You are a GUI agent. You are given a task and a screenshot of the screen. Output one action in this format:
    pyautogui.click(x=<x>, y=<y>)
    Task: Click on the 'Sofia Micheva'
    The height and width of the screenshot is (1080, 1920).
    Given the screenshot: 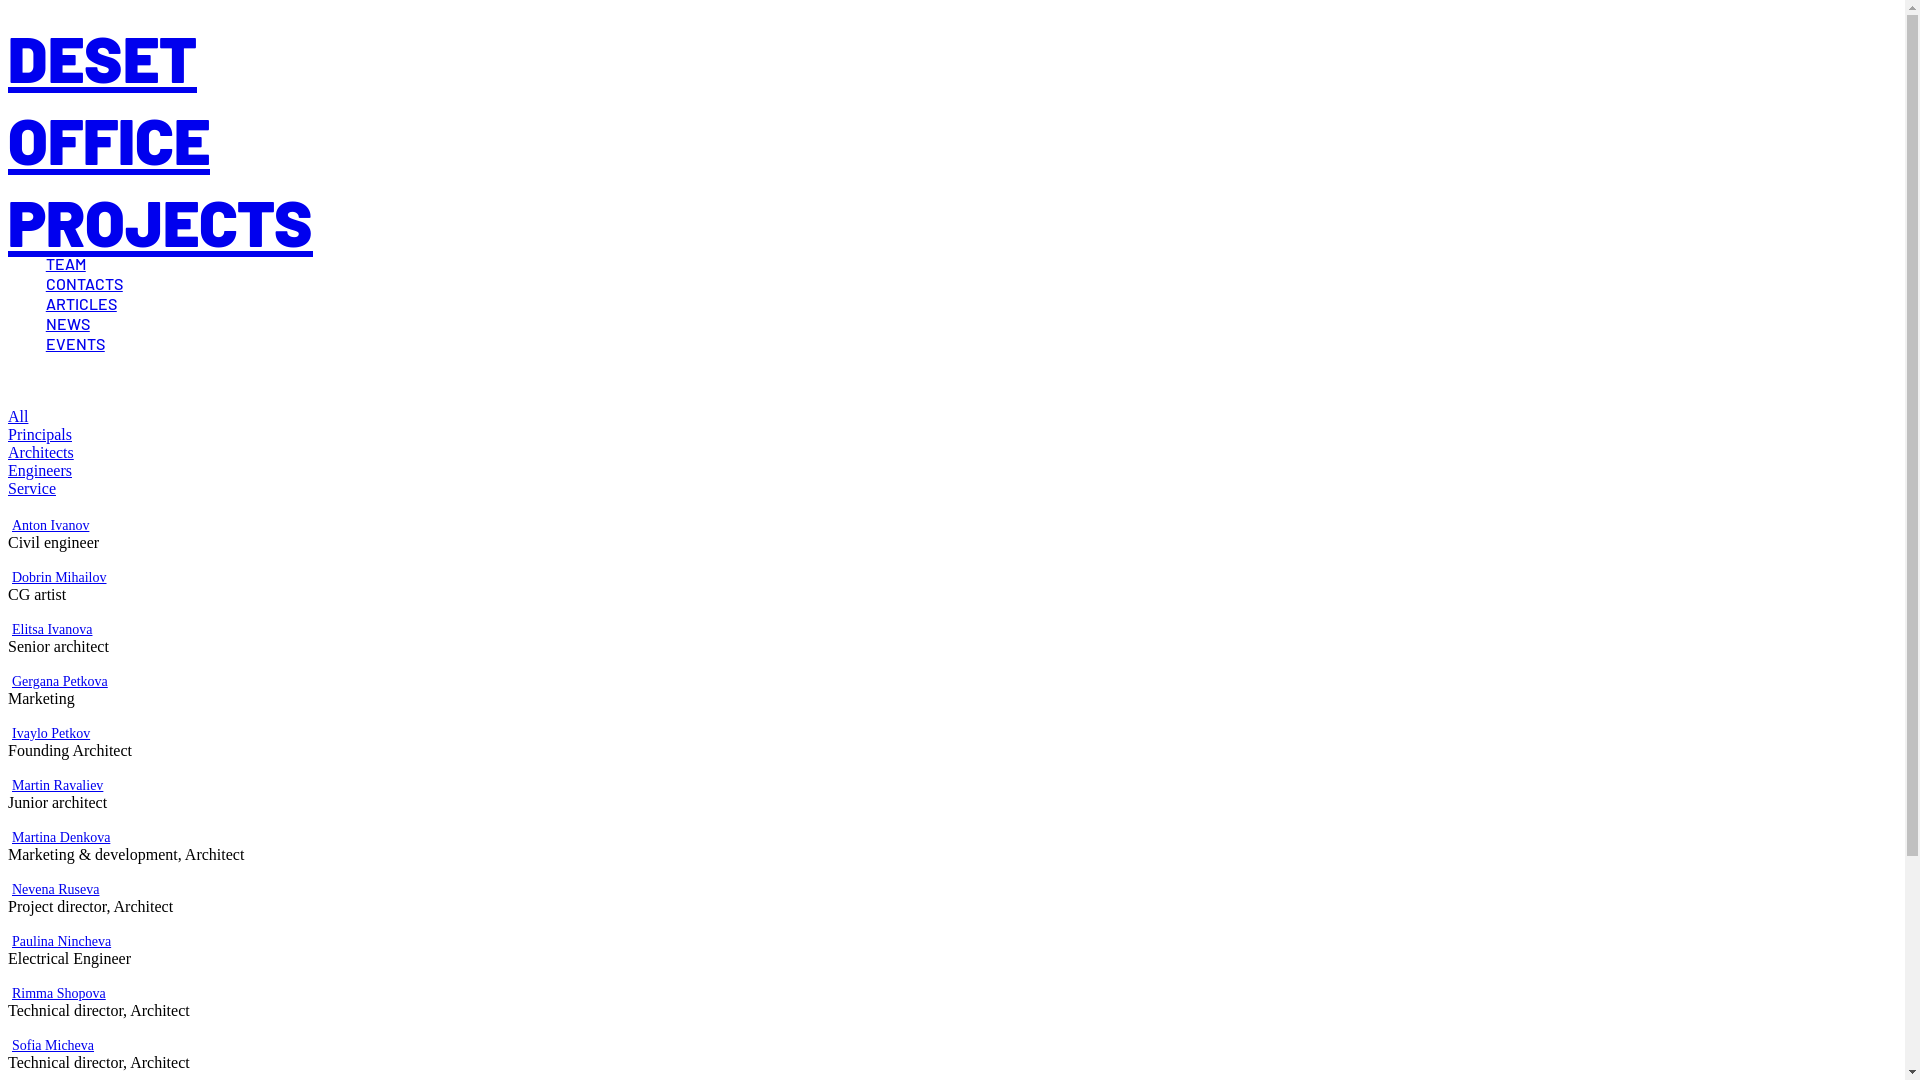 What is the action you would take?
    pyautogui.click(x=52, y=1044)
    